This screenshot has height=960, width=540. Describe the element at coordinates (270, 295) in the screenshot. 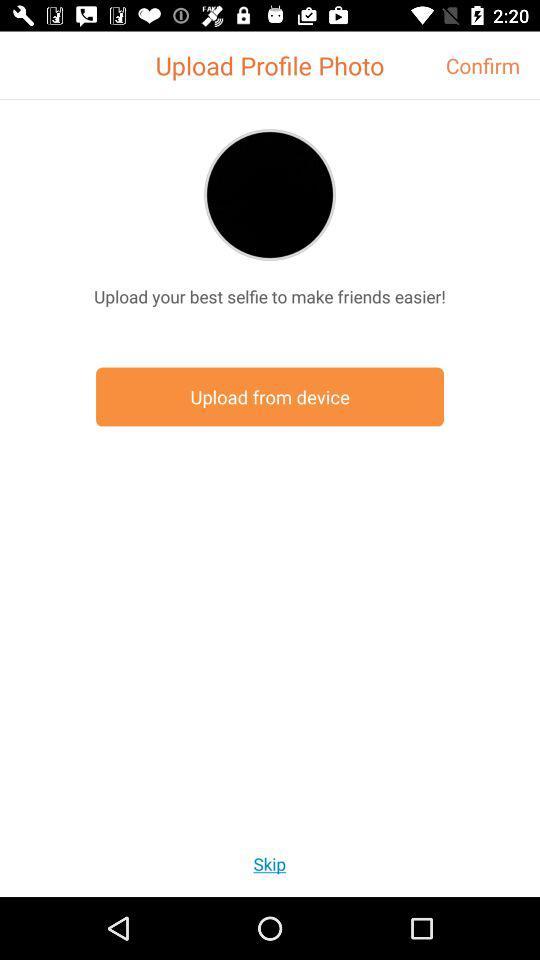

I see `the icon above the upload from device item` at that location.